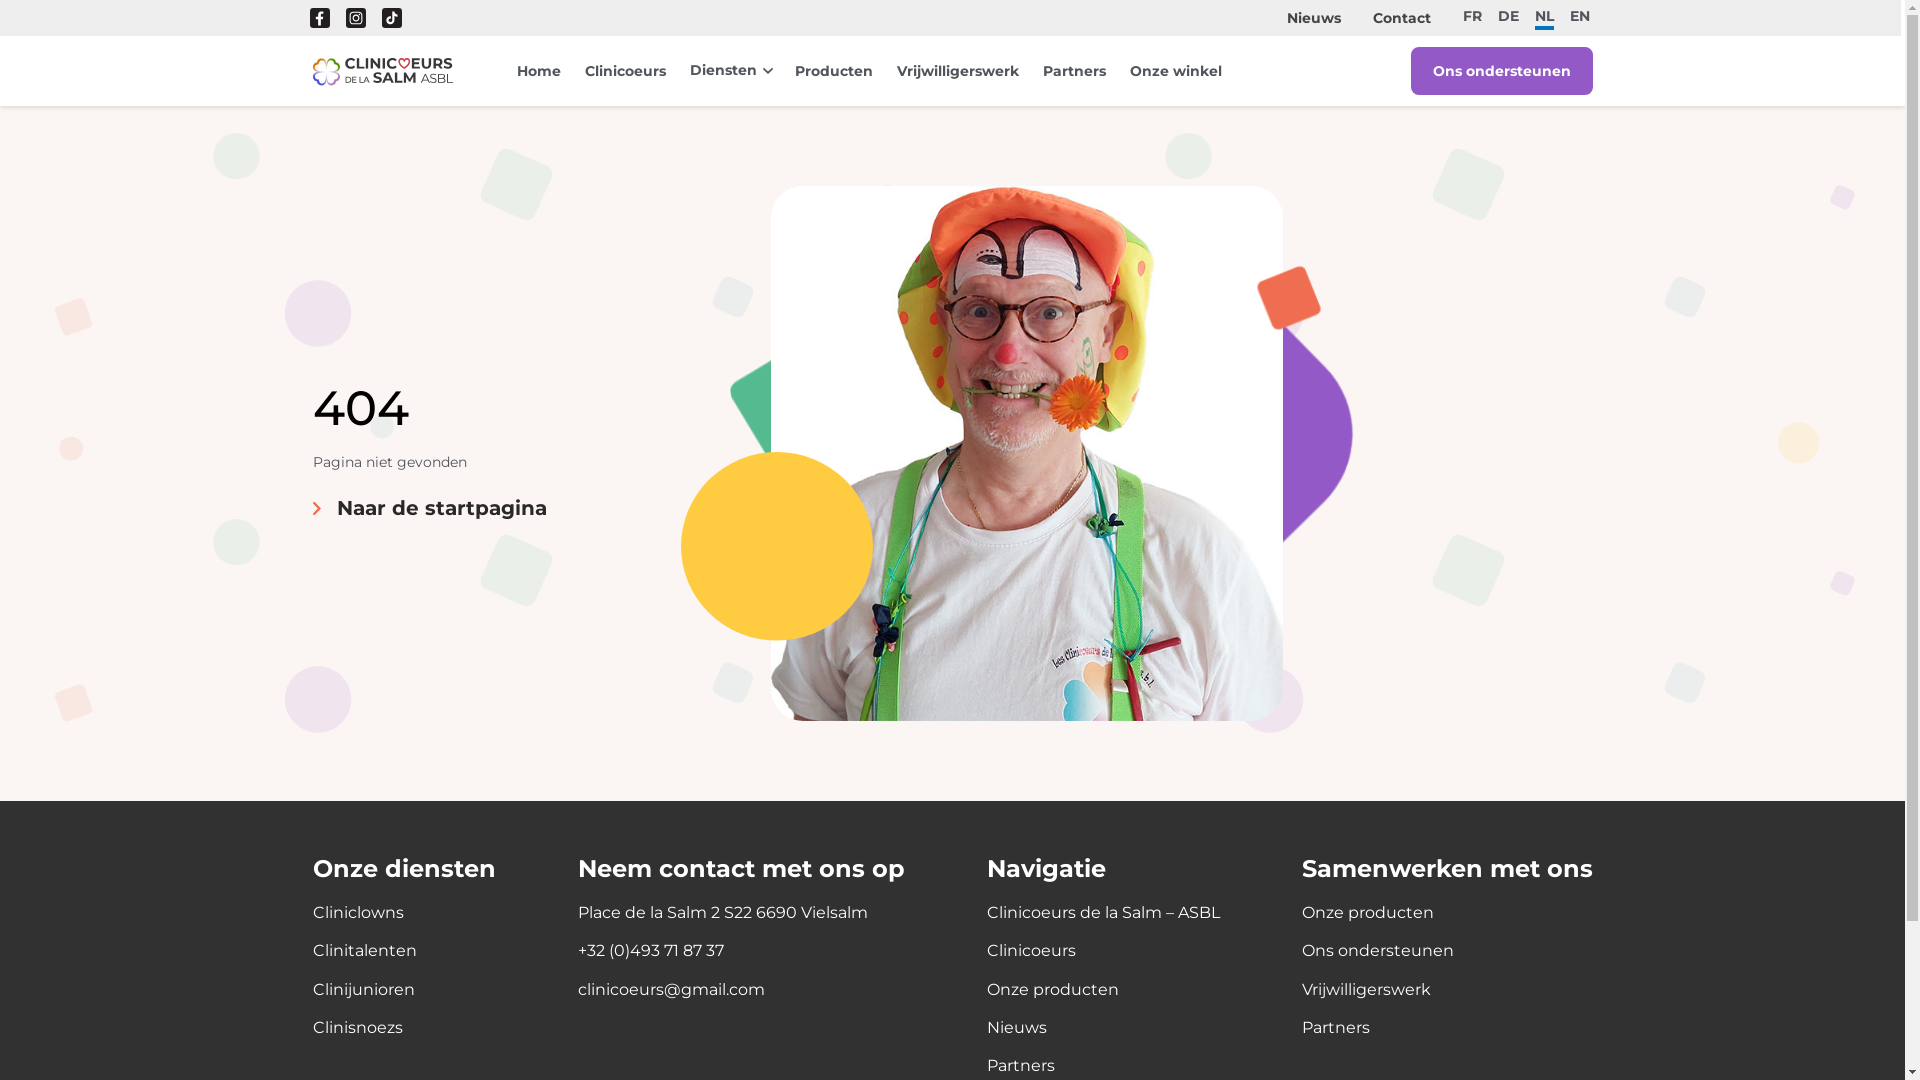 This screenshot has width=1920, height=1080. What do you see at coordinates (363, 990) in the screenshot?
I see `'Clinijunioren'` at bounding box center [363, 990].